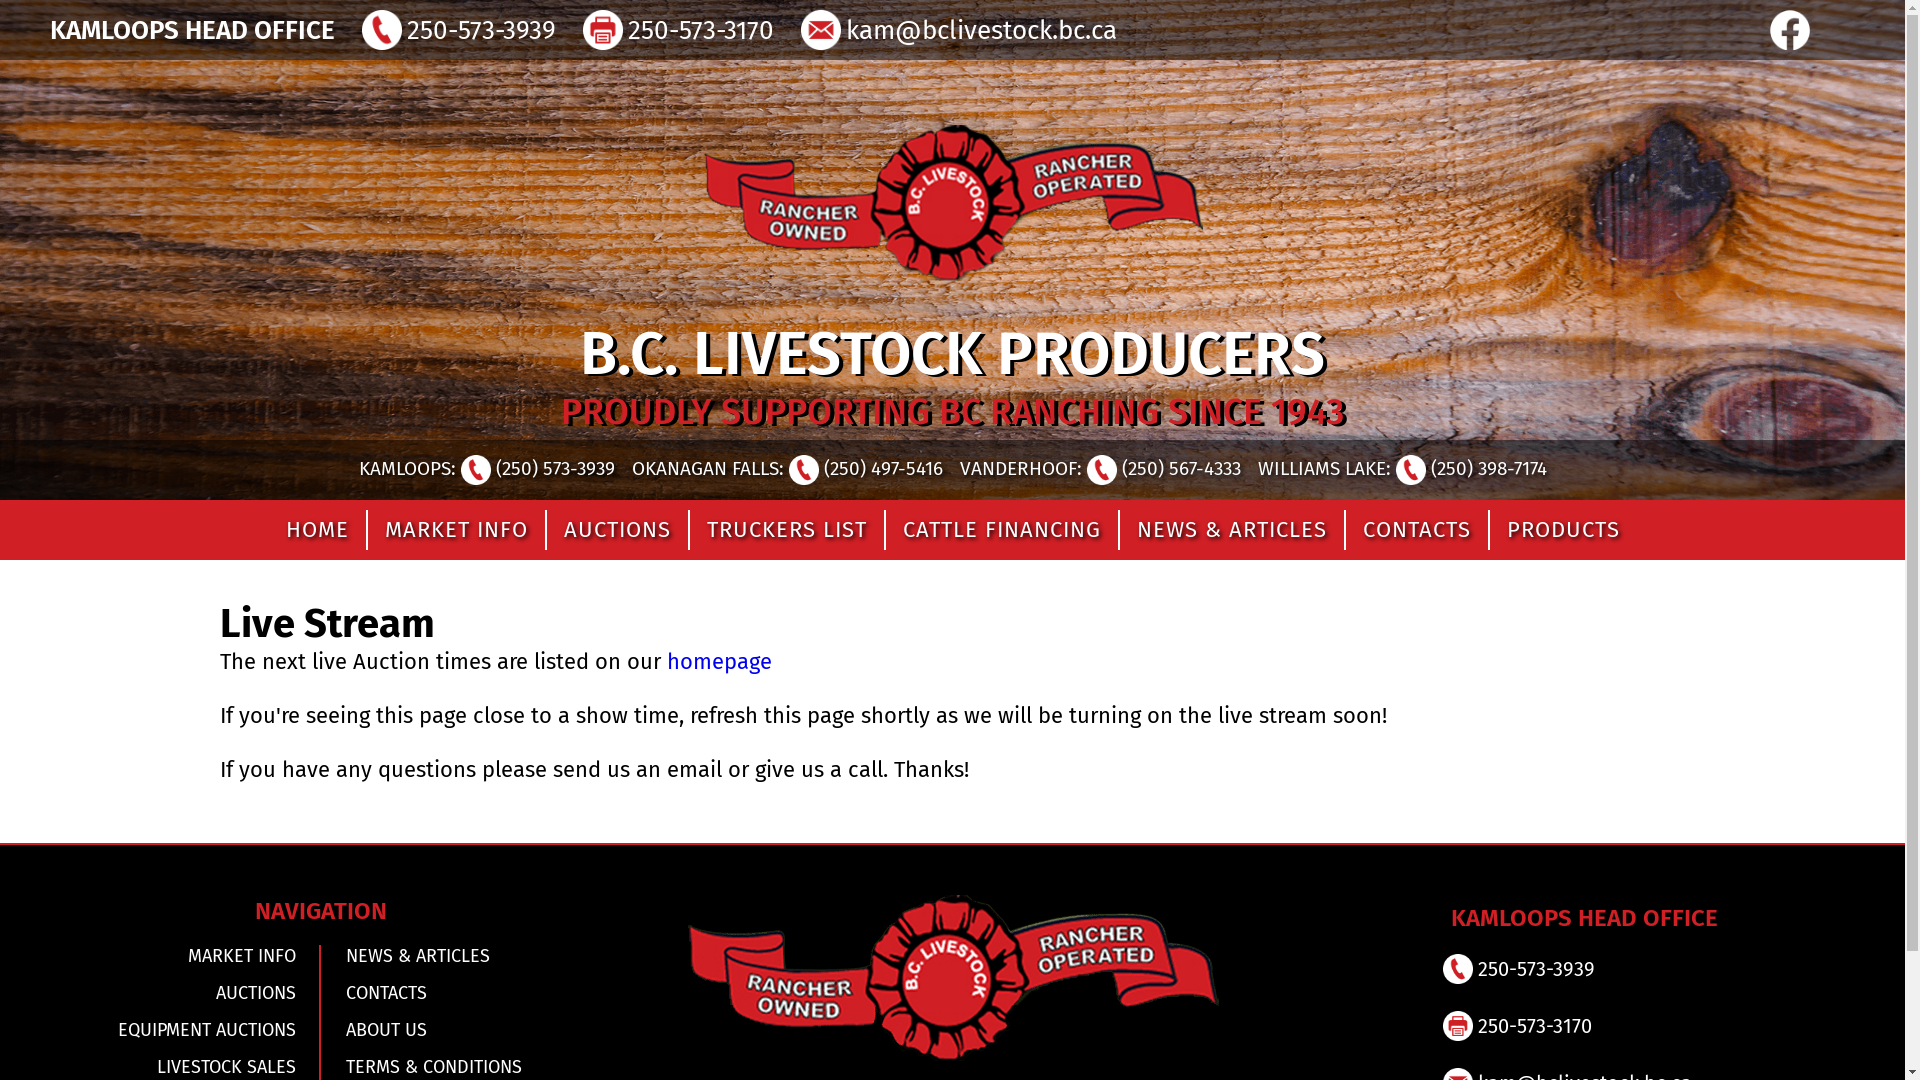 This screenshot has height=1080, width=1920. What do you see at coordinates (1162, 468) in the screenshot?
I see `'(250) 567-4333'` at bounding box center [1162, 468].